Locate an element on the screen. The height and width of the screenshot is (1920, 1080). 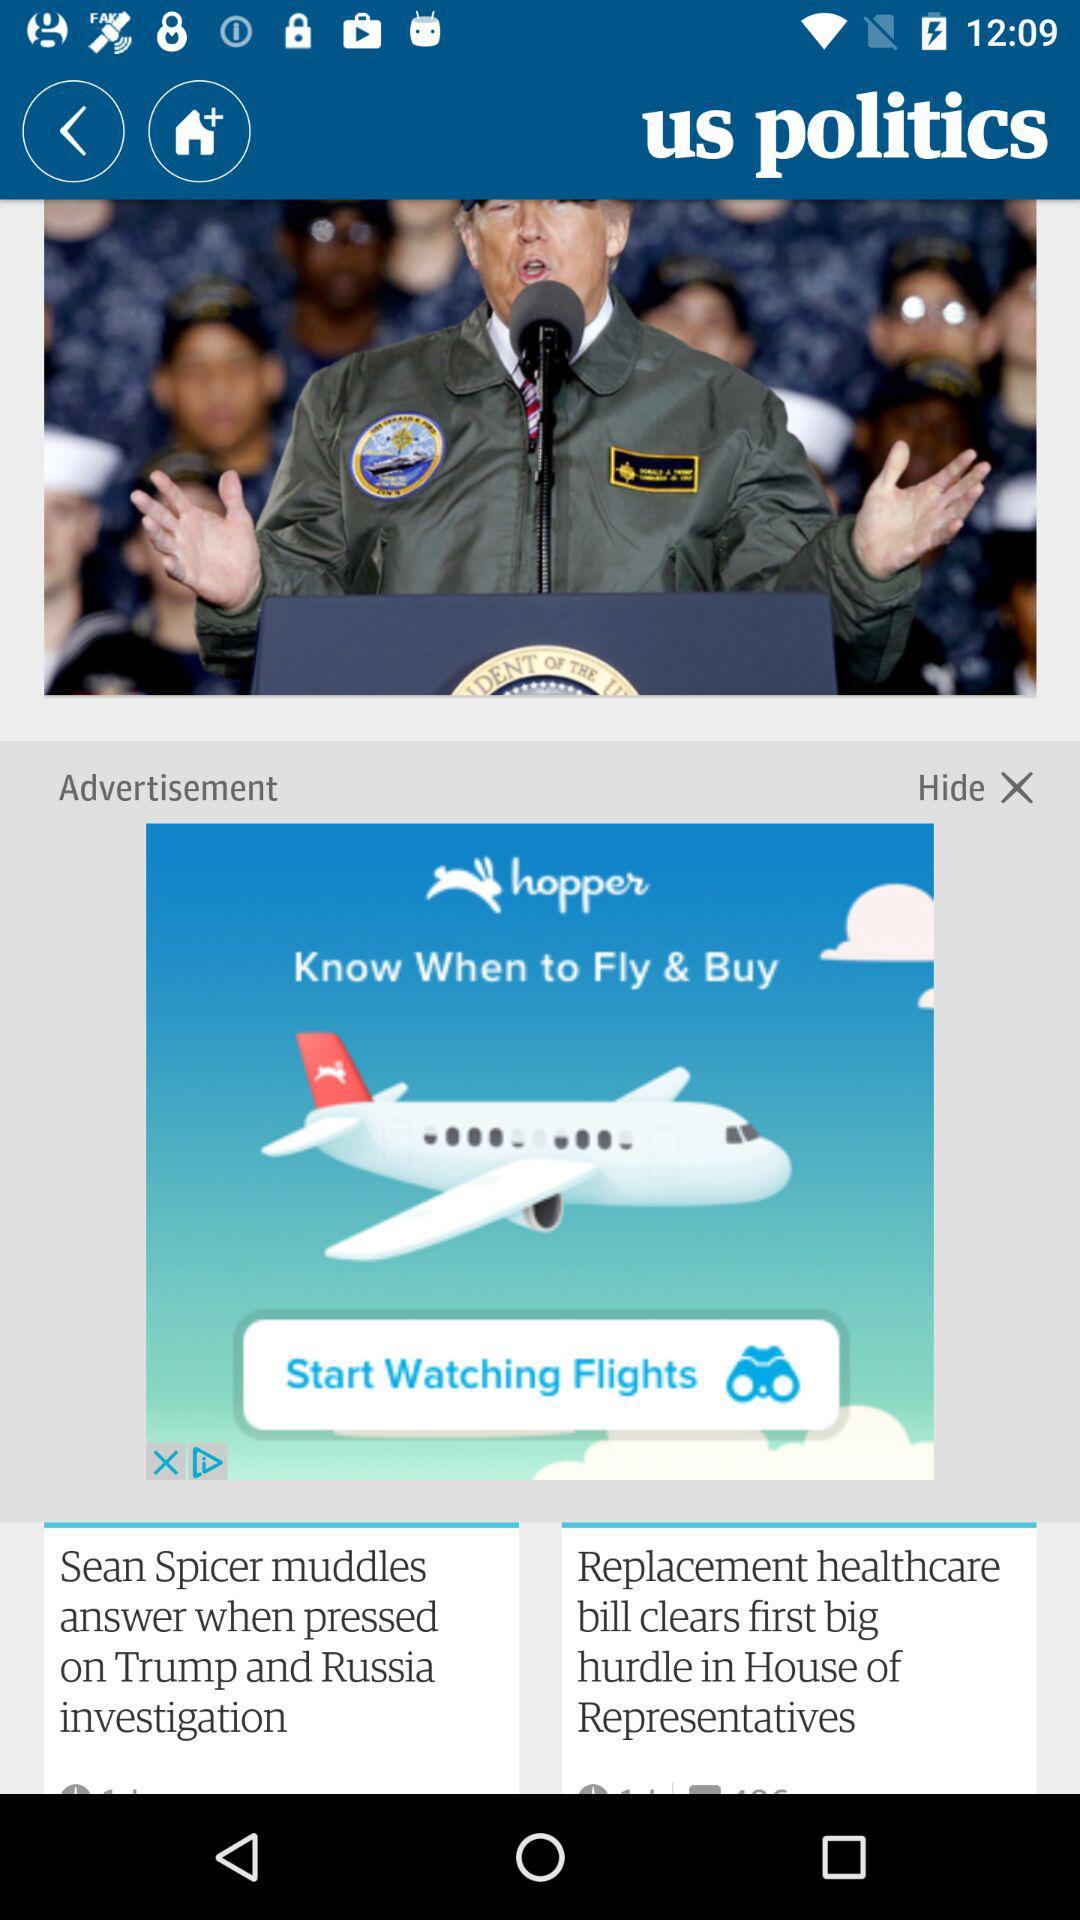
the cross mark next to hide is located at coordinates (1016, 784).